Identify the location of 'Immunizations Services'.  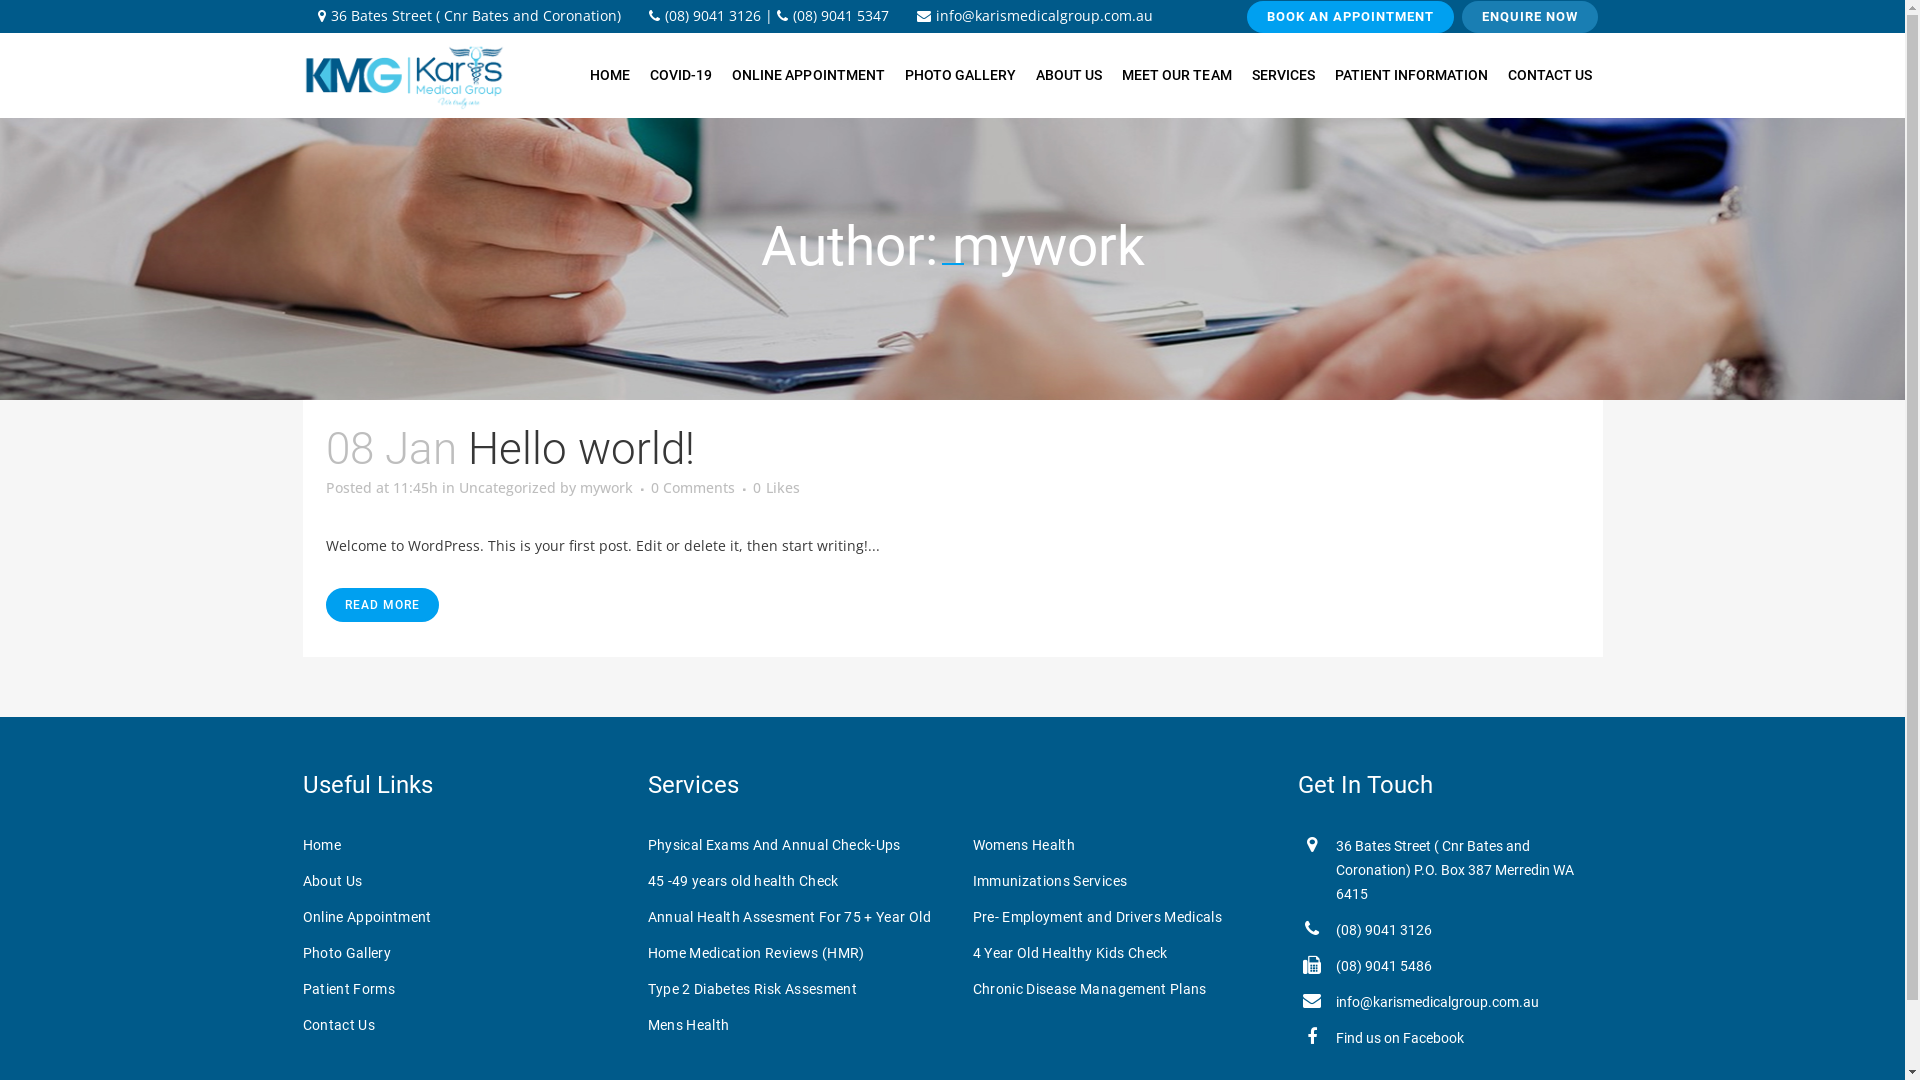
(971, 879).